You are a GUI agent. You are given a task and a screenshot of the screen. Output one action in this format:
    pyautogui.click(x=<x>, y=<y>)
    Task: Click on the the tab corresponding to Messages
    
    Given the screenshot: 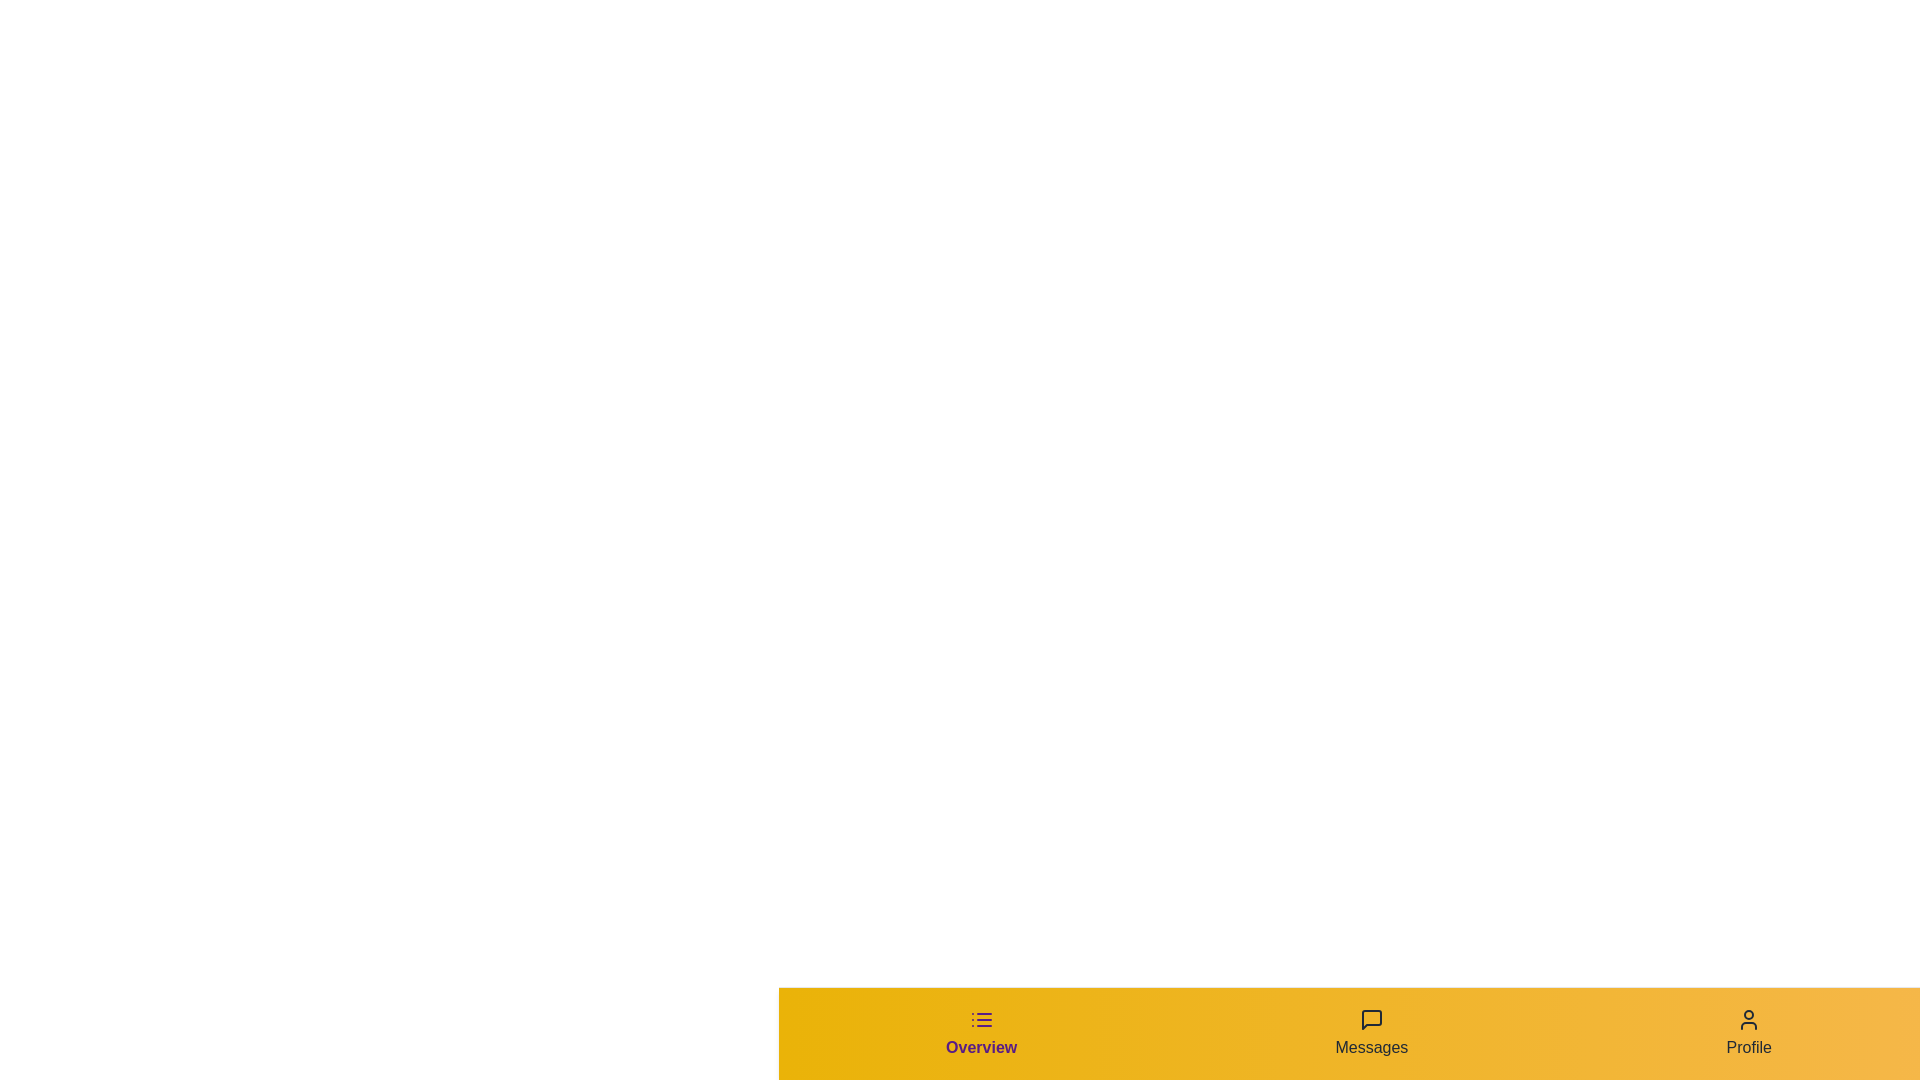 What is the action you would take?
    pyautogui.click(x=1370, y=1033)
    